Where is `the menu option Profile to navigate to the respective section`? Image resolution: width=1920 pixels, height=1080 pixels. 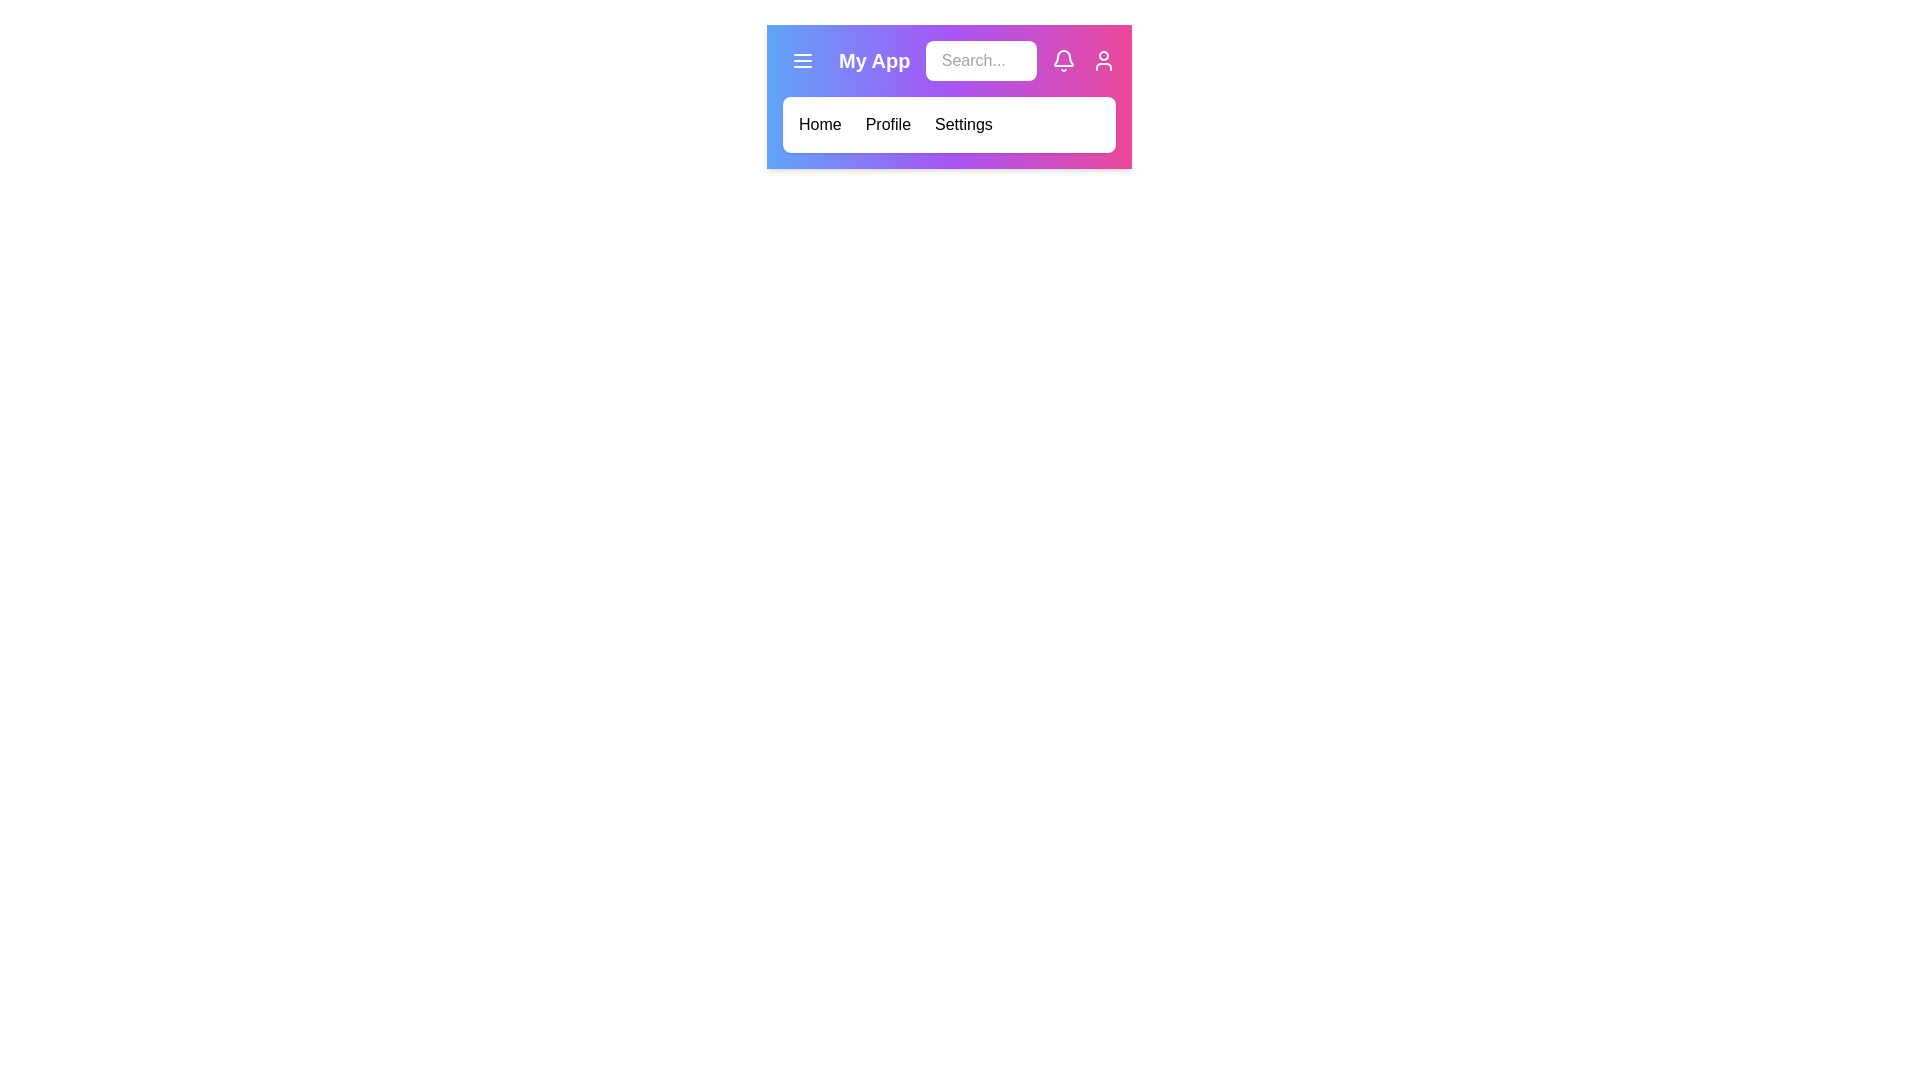
the menu option Profile to navigate to the respective section is located at coordinates (887, 124).